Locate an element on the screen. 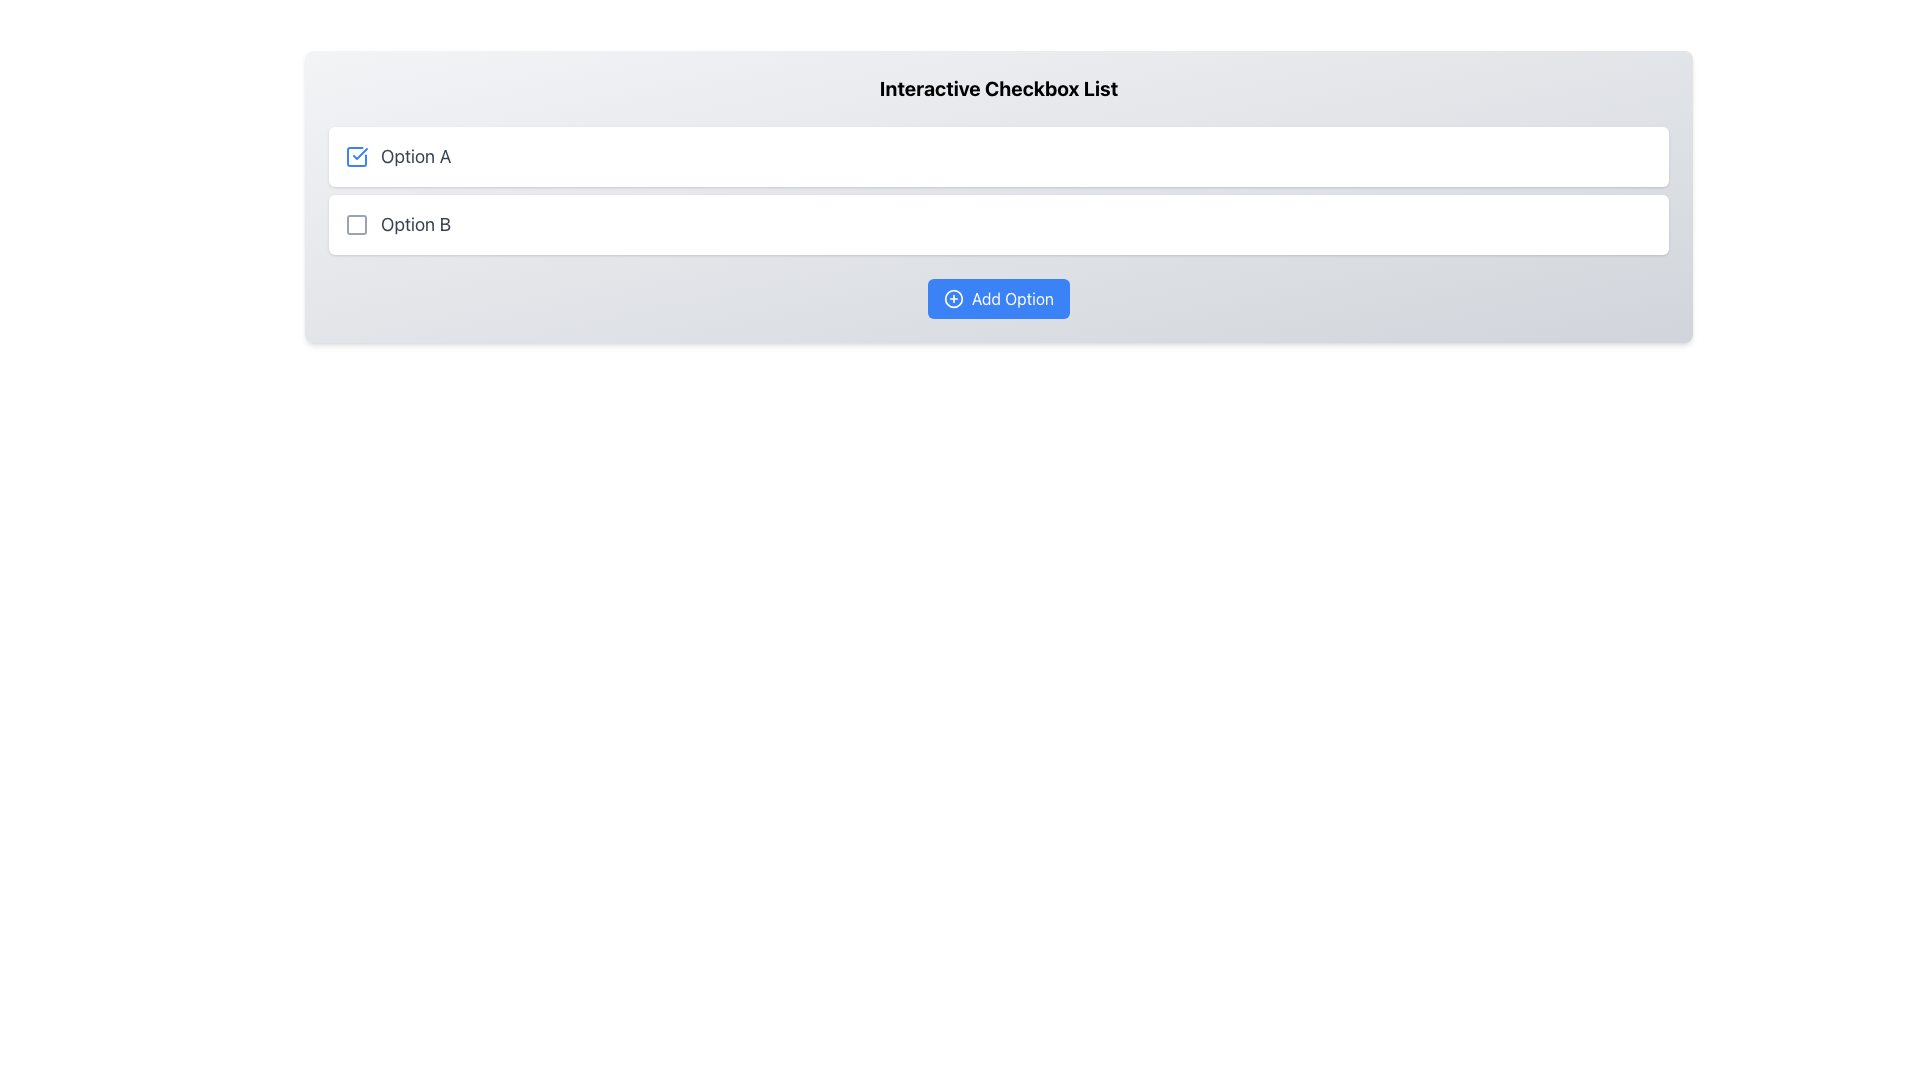 The width and height of the screenshot is (1920, 1080). the blue rectangular button labeled 'Add Option' with a plus sign icon, located in the 'Interactive Checkbox List' section is located at coordinates (998, 286).